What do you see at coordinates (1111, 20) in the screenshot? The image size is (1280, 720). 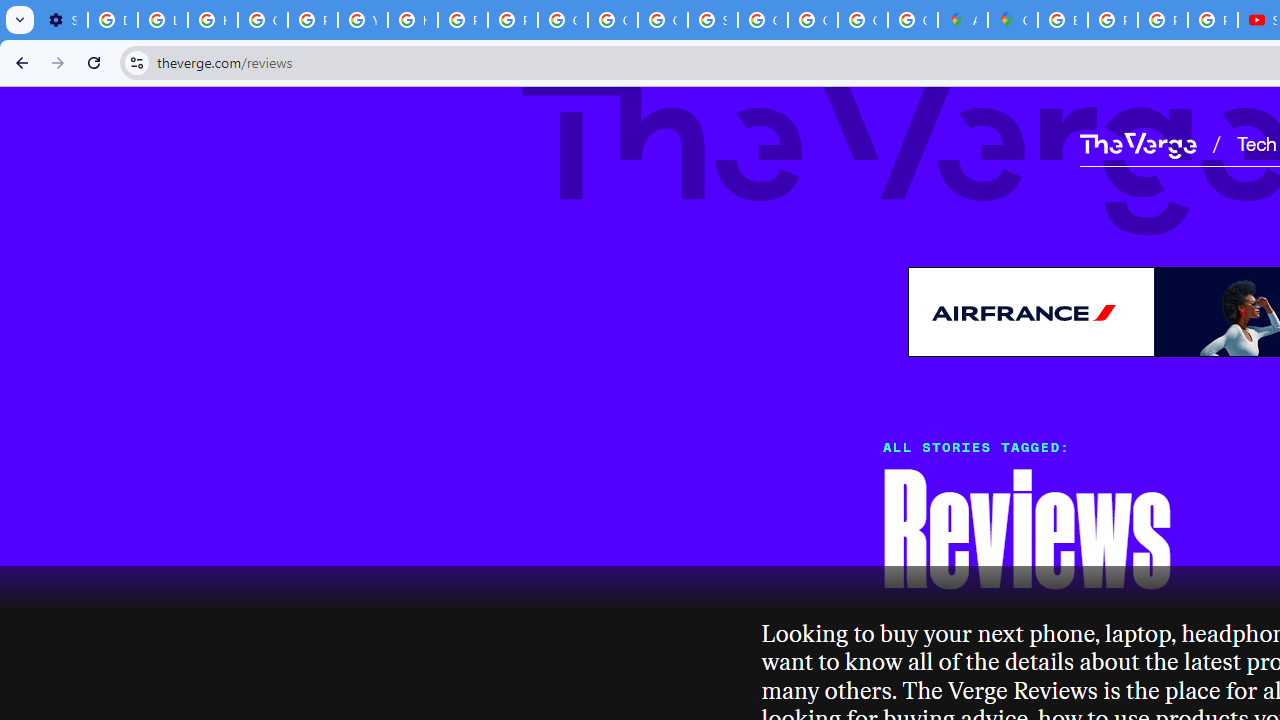 I see `'Privacy Help Center - Policies Help'` at bounding box center [1111, 20].